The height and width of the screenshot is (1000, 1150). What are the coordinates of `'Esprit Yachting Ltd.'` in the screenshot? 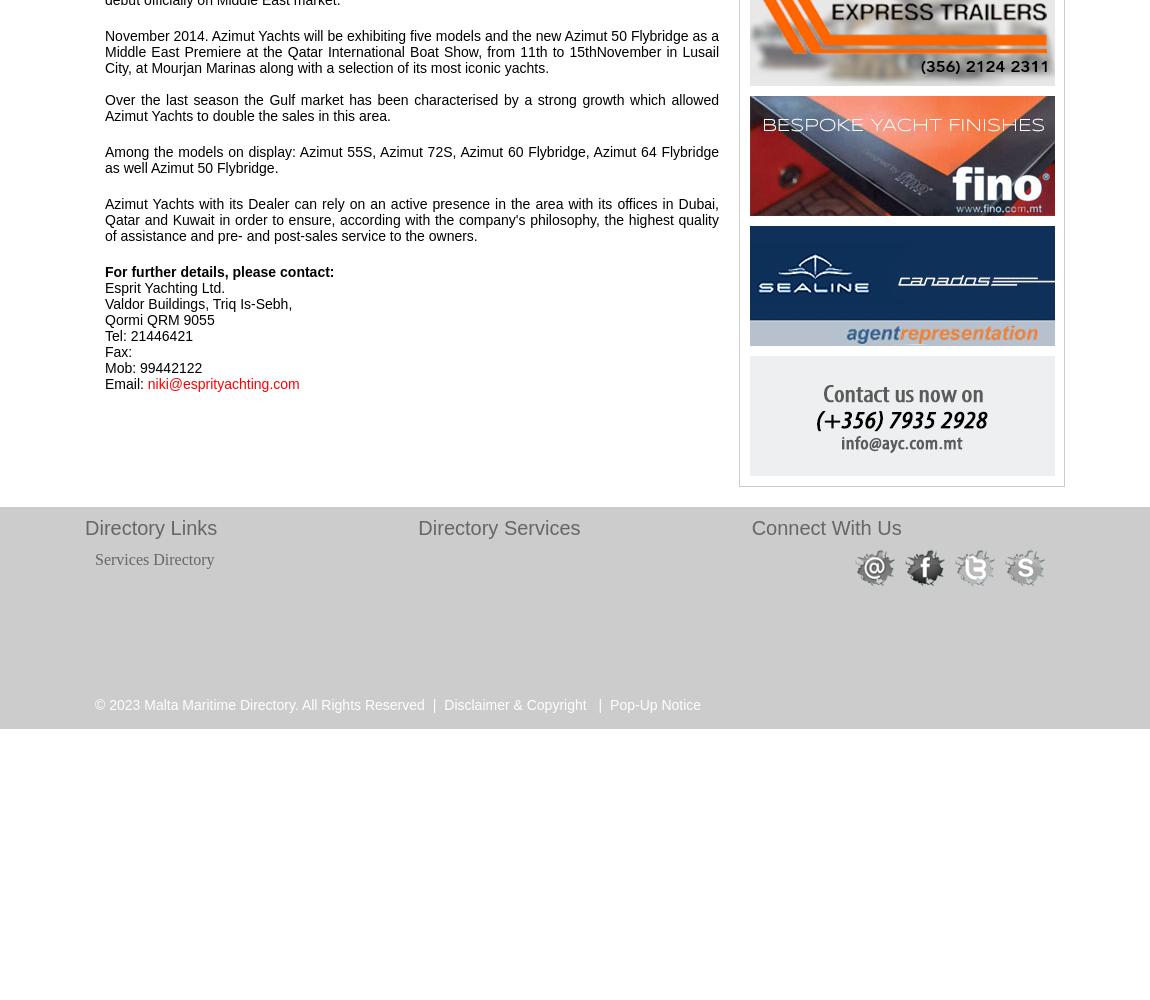 It's located at (164, 288).